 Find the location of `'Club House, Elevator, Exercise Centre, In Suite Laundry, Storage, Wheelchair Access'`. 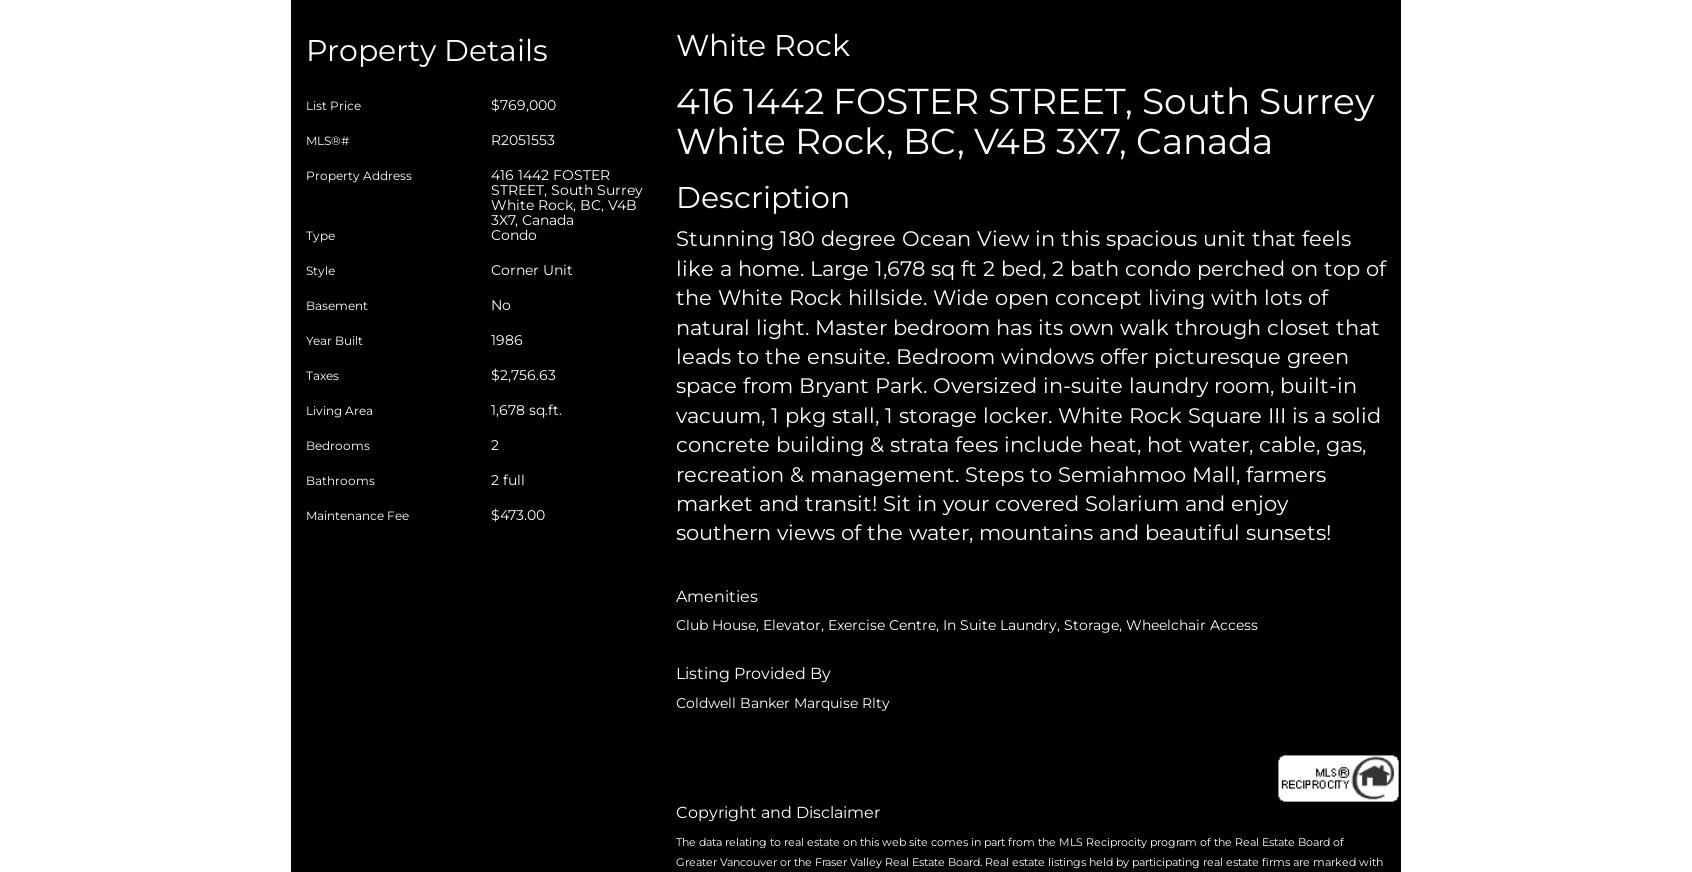

'Club House, Elevator, Exercise Centre, In Suite Laundry, Storage, Wheelchair Access' is located at coordinates (966, 624).